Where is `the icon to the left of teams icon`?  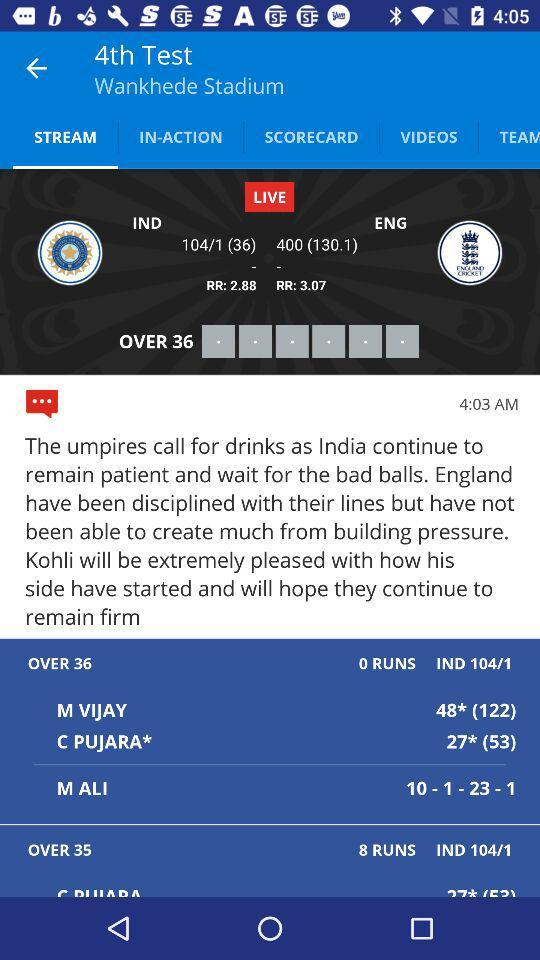
the icon to the left of teams icon is located at coordinates (427, 135).